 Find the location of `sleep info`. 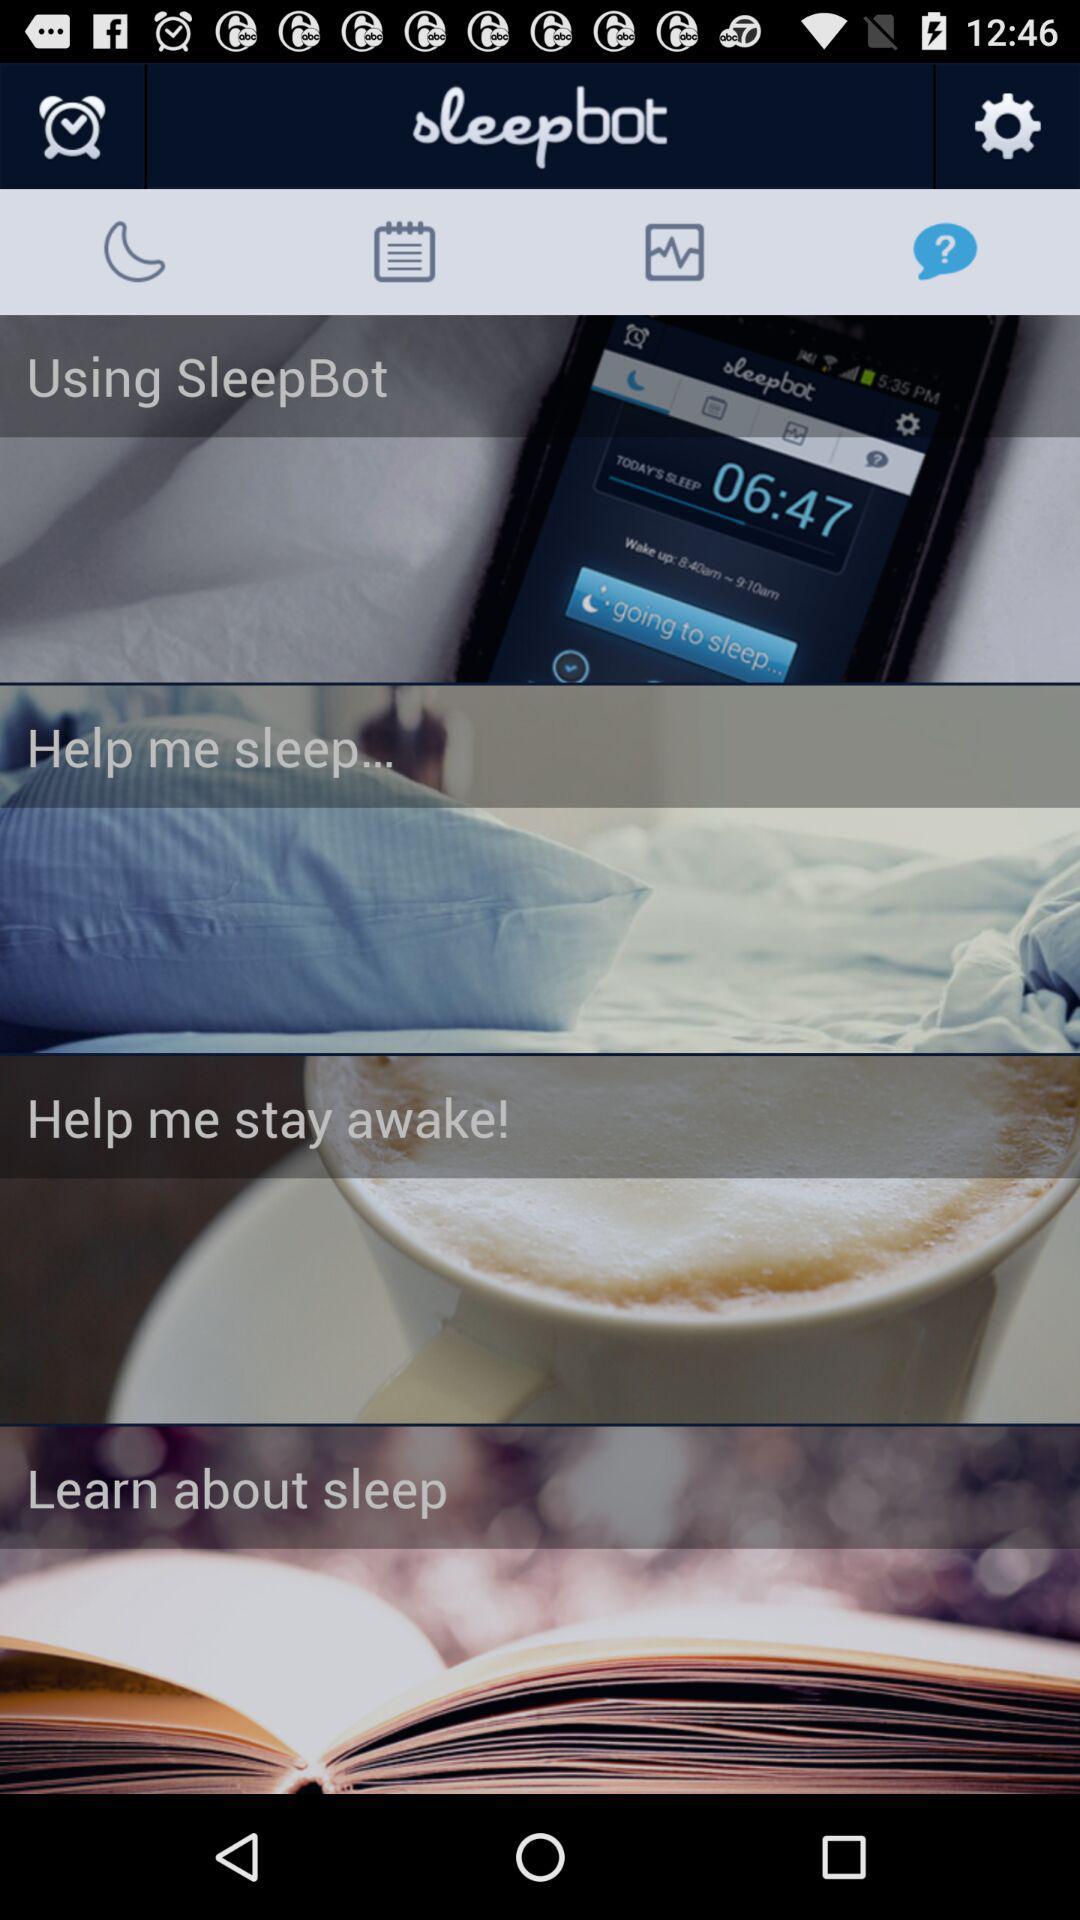

sleep info is located at coordinates (540, 1610).